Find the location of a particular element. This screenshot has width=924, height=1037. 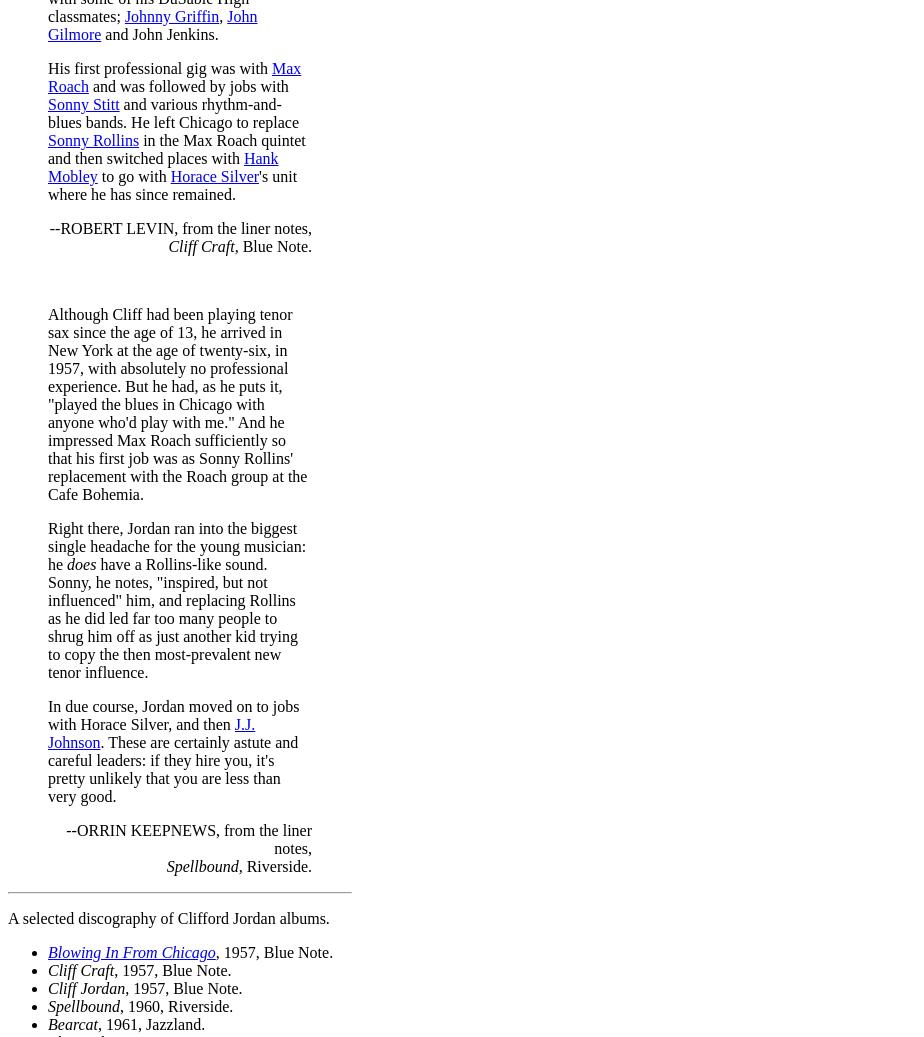

'Spellbound' is located at coordinates (47, 1005).